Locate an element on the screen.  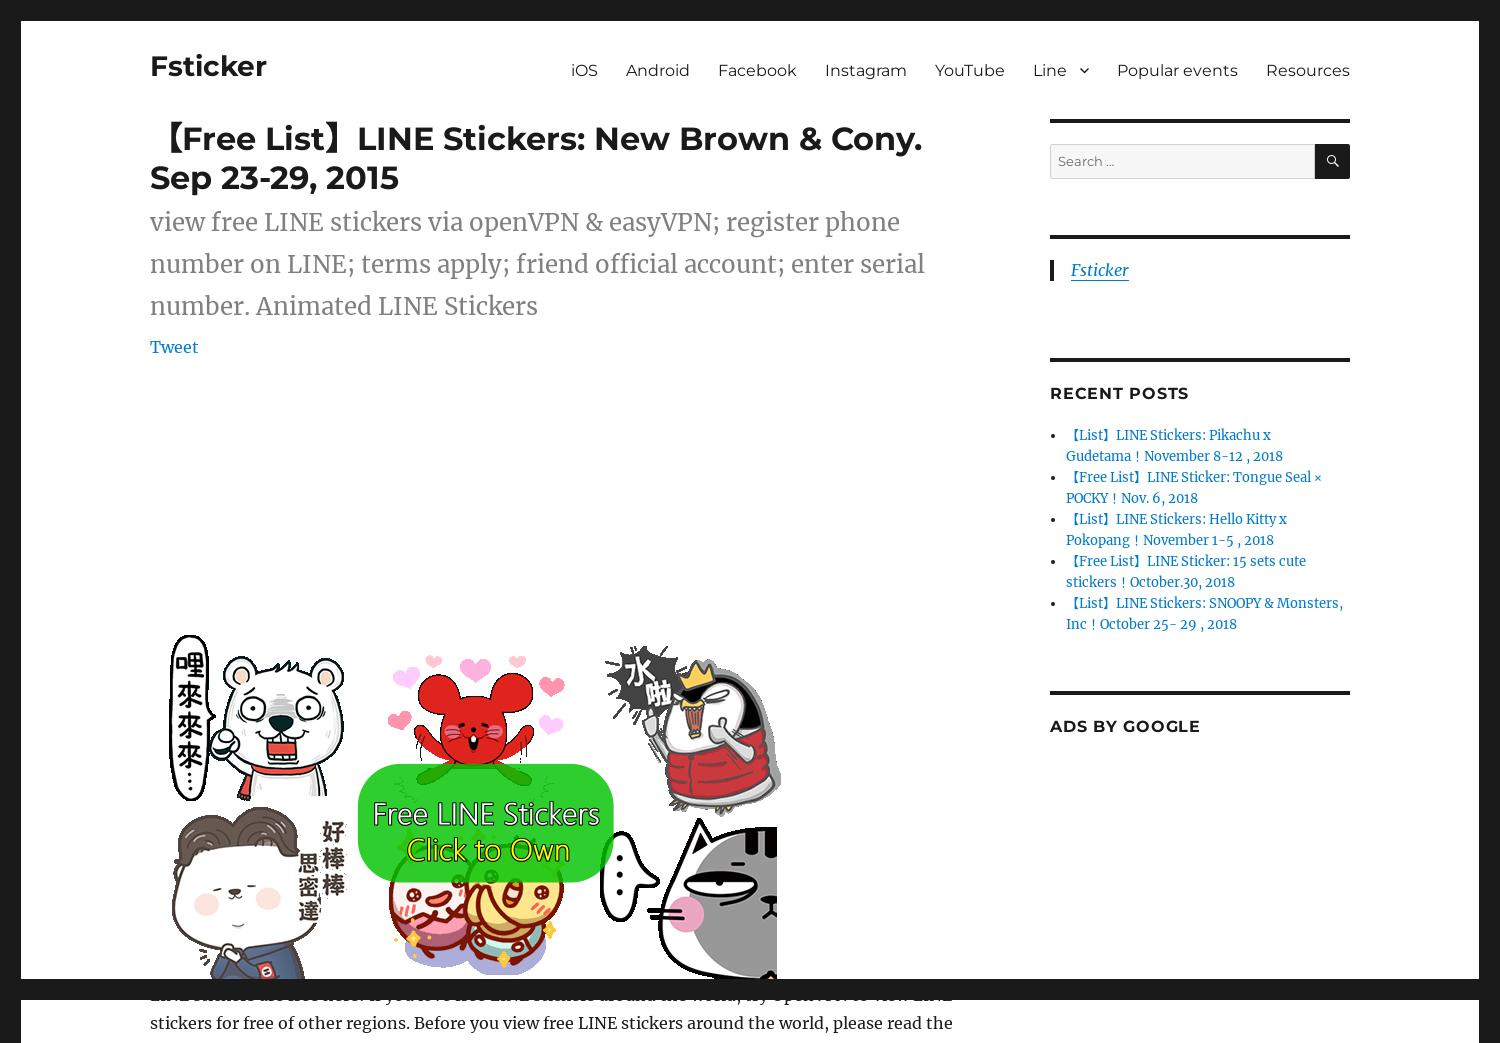
'【List】LINE Stickers: SNOOPY & Monsters, Inc！October 25- 29 , 2018' is located at coordinates (1203, 613).